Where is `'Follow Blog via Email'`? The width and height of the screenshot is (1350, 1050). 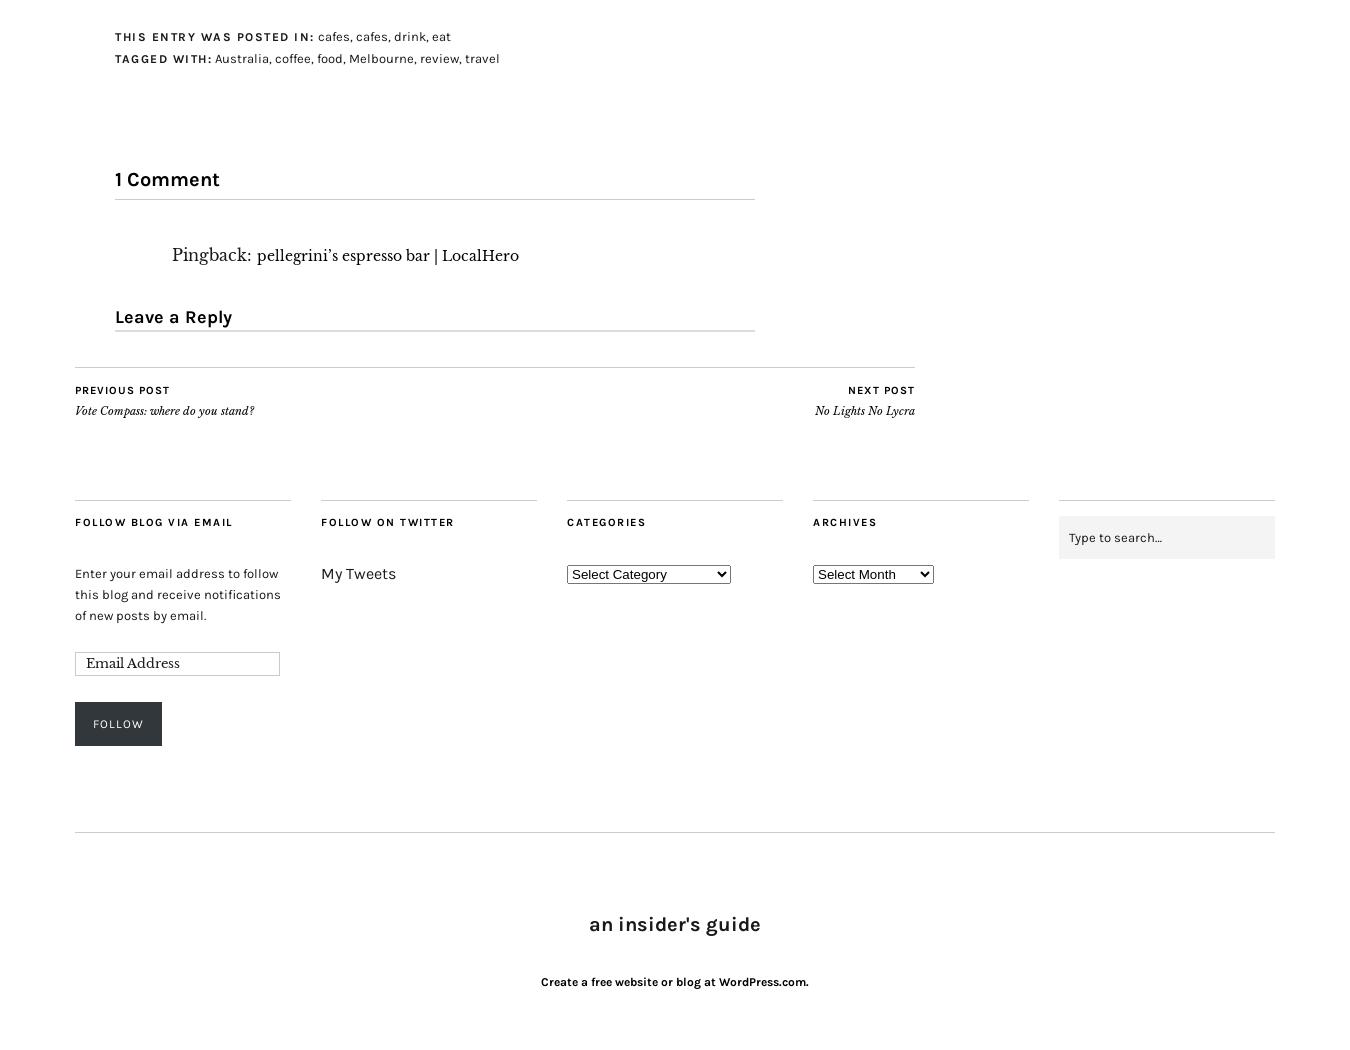
'Follow Blog via Email' is located at coordinates (153, 520).